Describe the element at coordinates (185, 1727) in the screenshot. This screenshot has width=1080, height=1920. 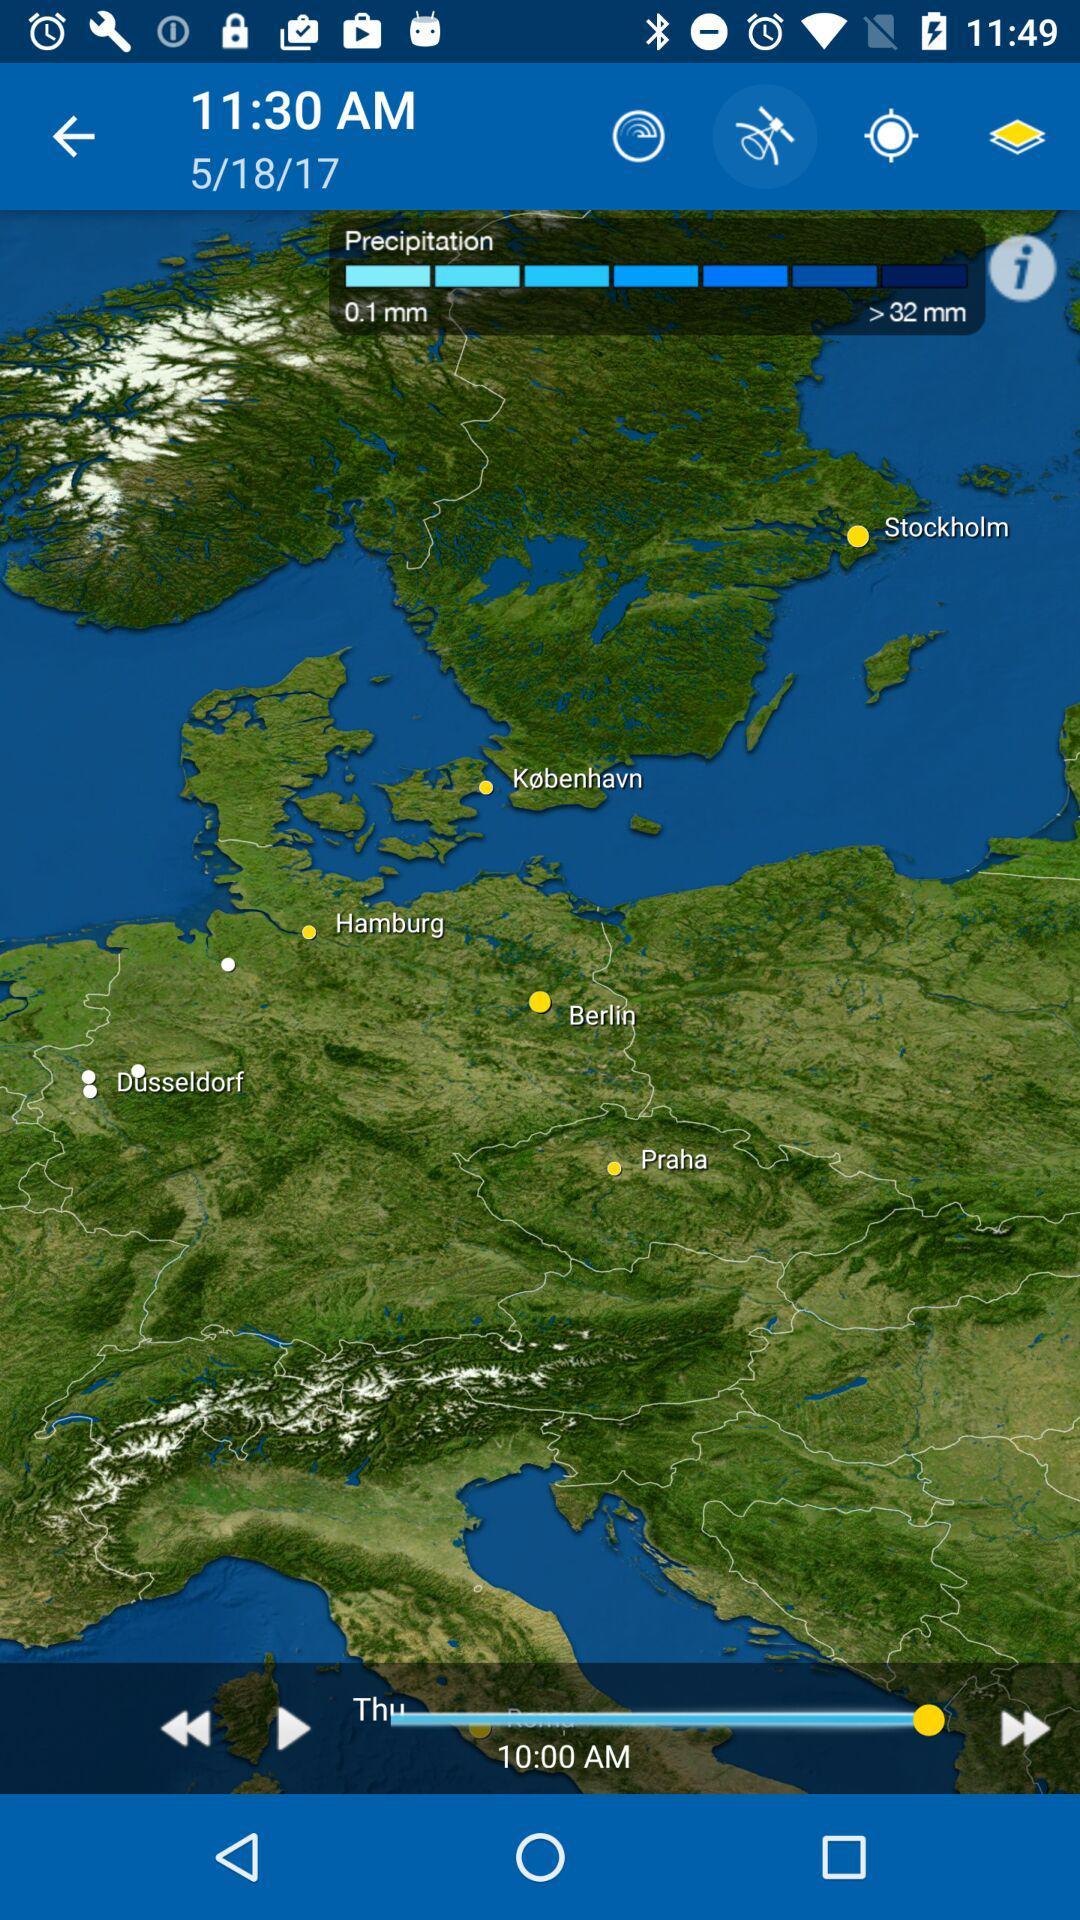
I see `rewind` at that location.